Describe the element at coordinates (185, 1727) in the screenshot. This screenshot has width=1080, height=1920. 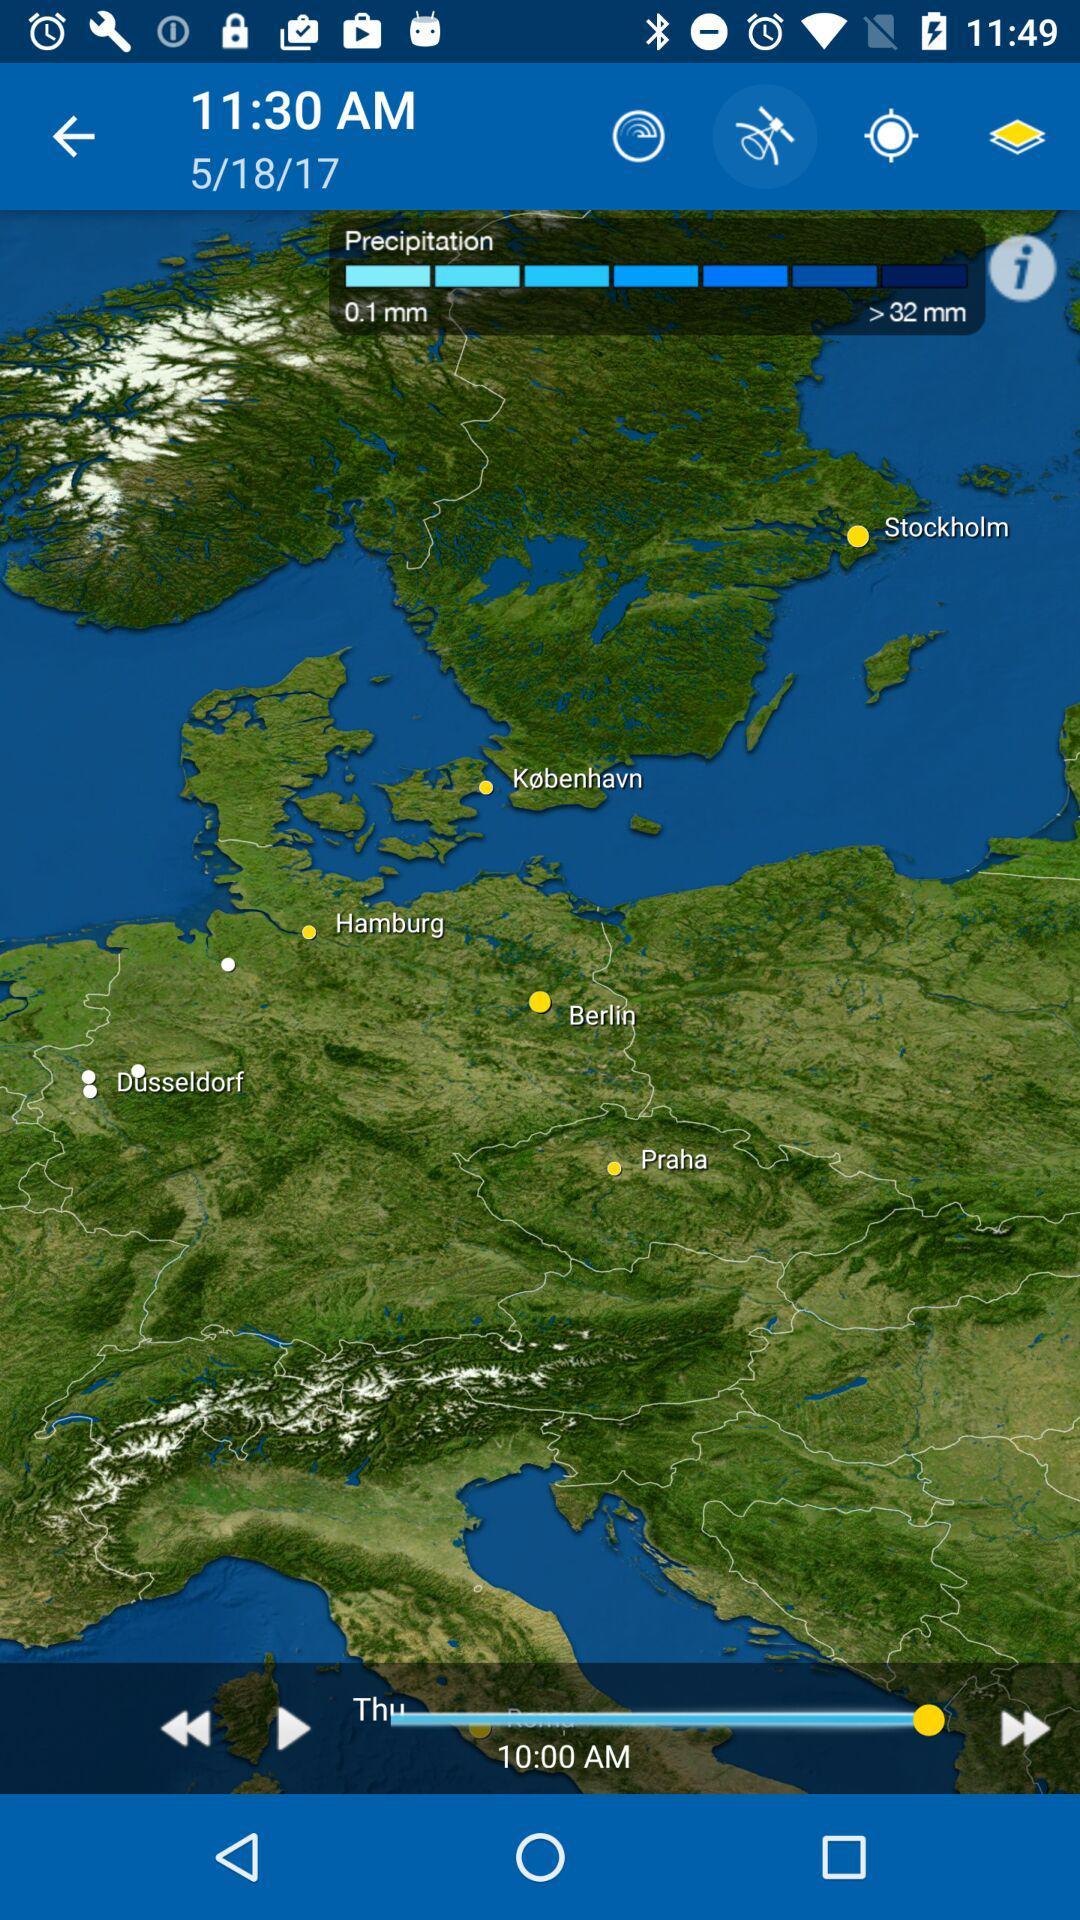
I see `rewind` at that location.